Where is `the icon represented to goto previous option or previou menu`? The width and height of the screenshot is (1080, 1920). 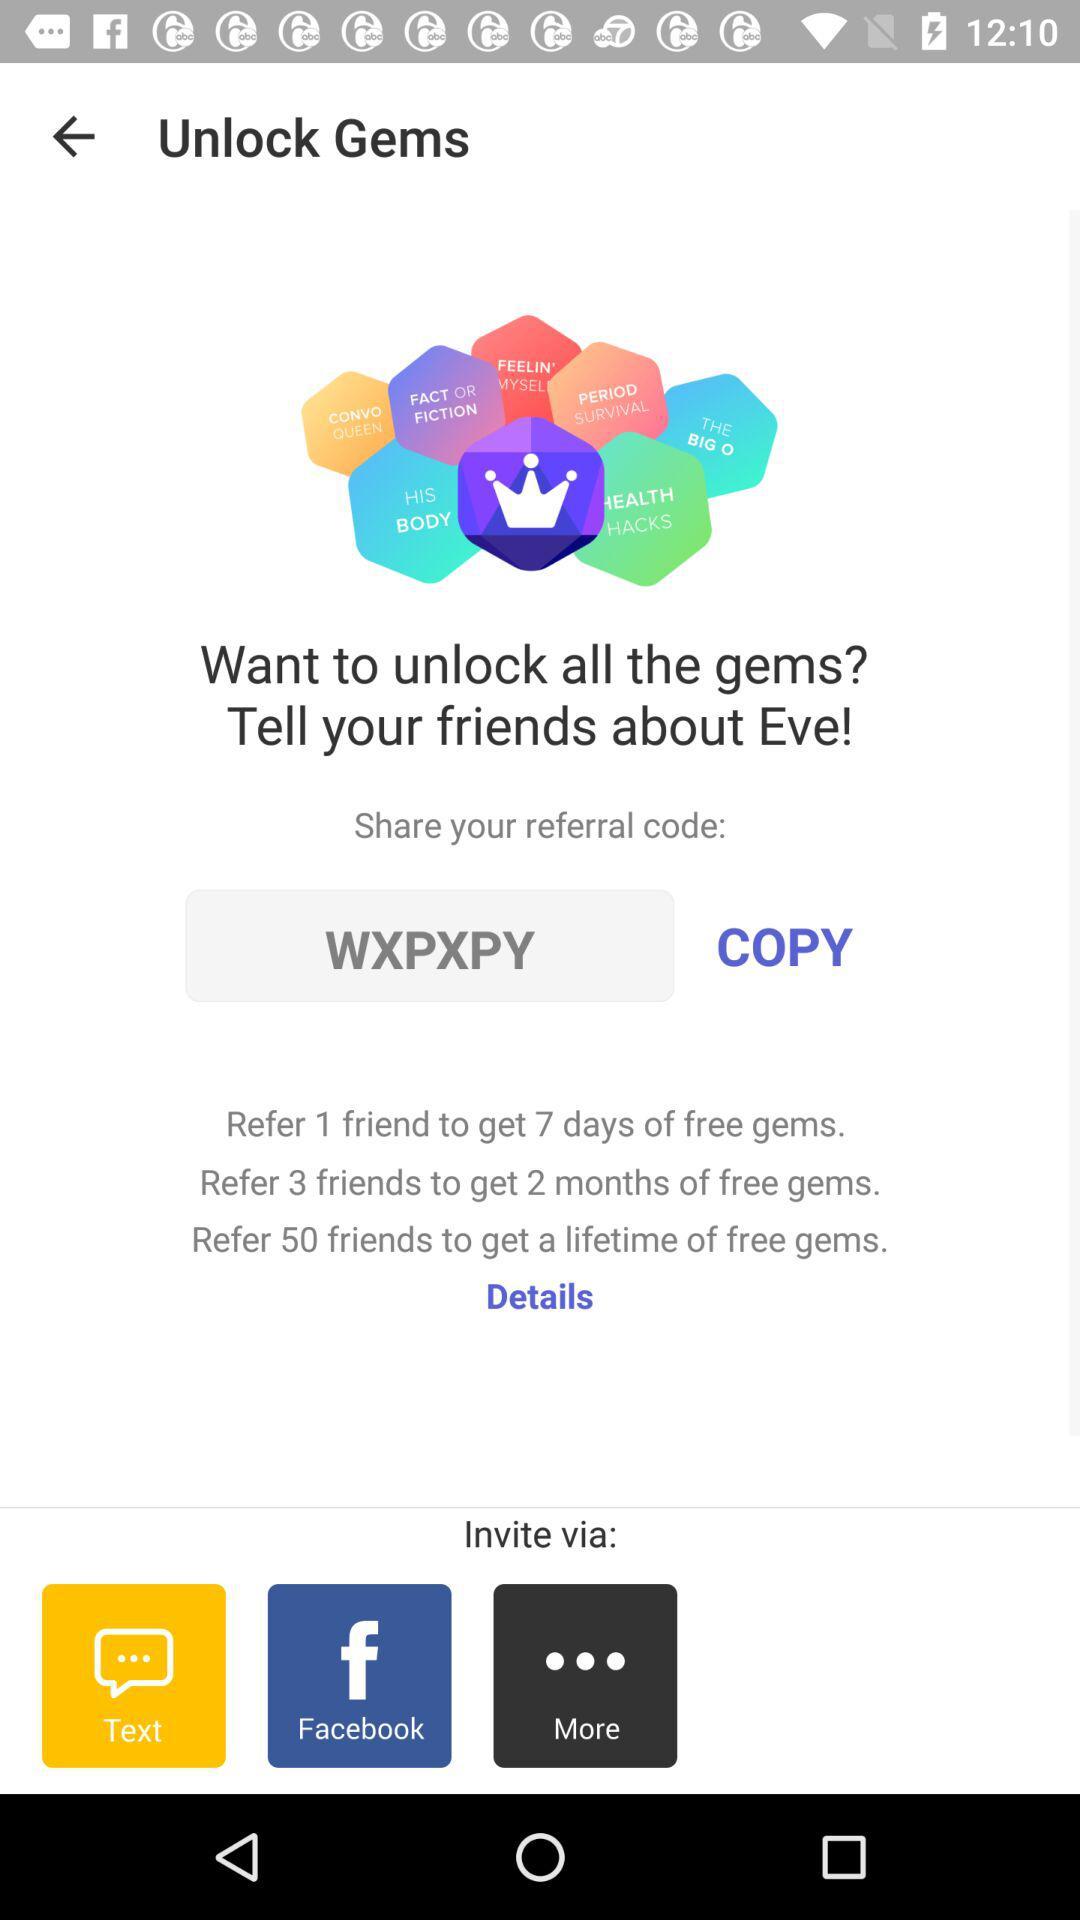
the icon represented to goto previous option or previou menu is located at coordinates (72, 135).